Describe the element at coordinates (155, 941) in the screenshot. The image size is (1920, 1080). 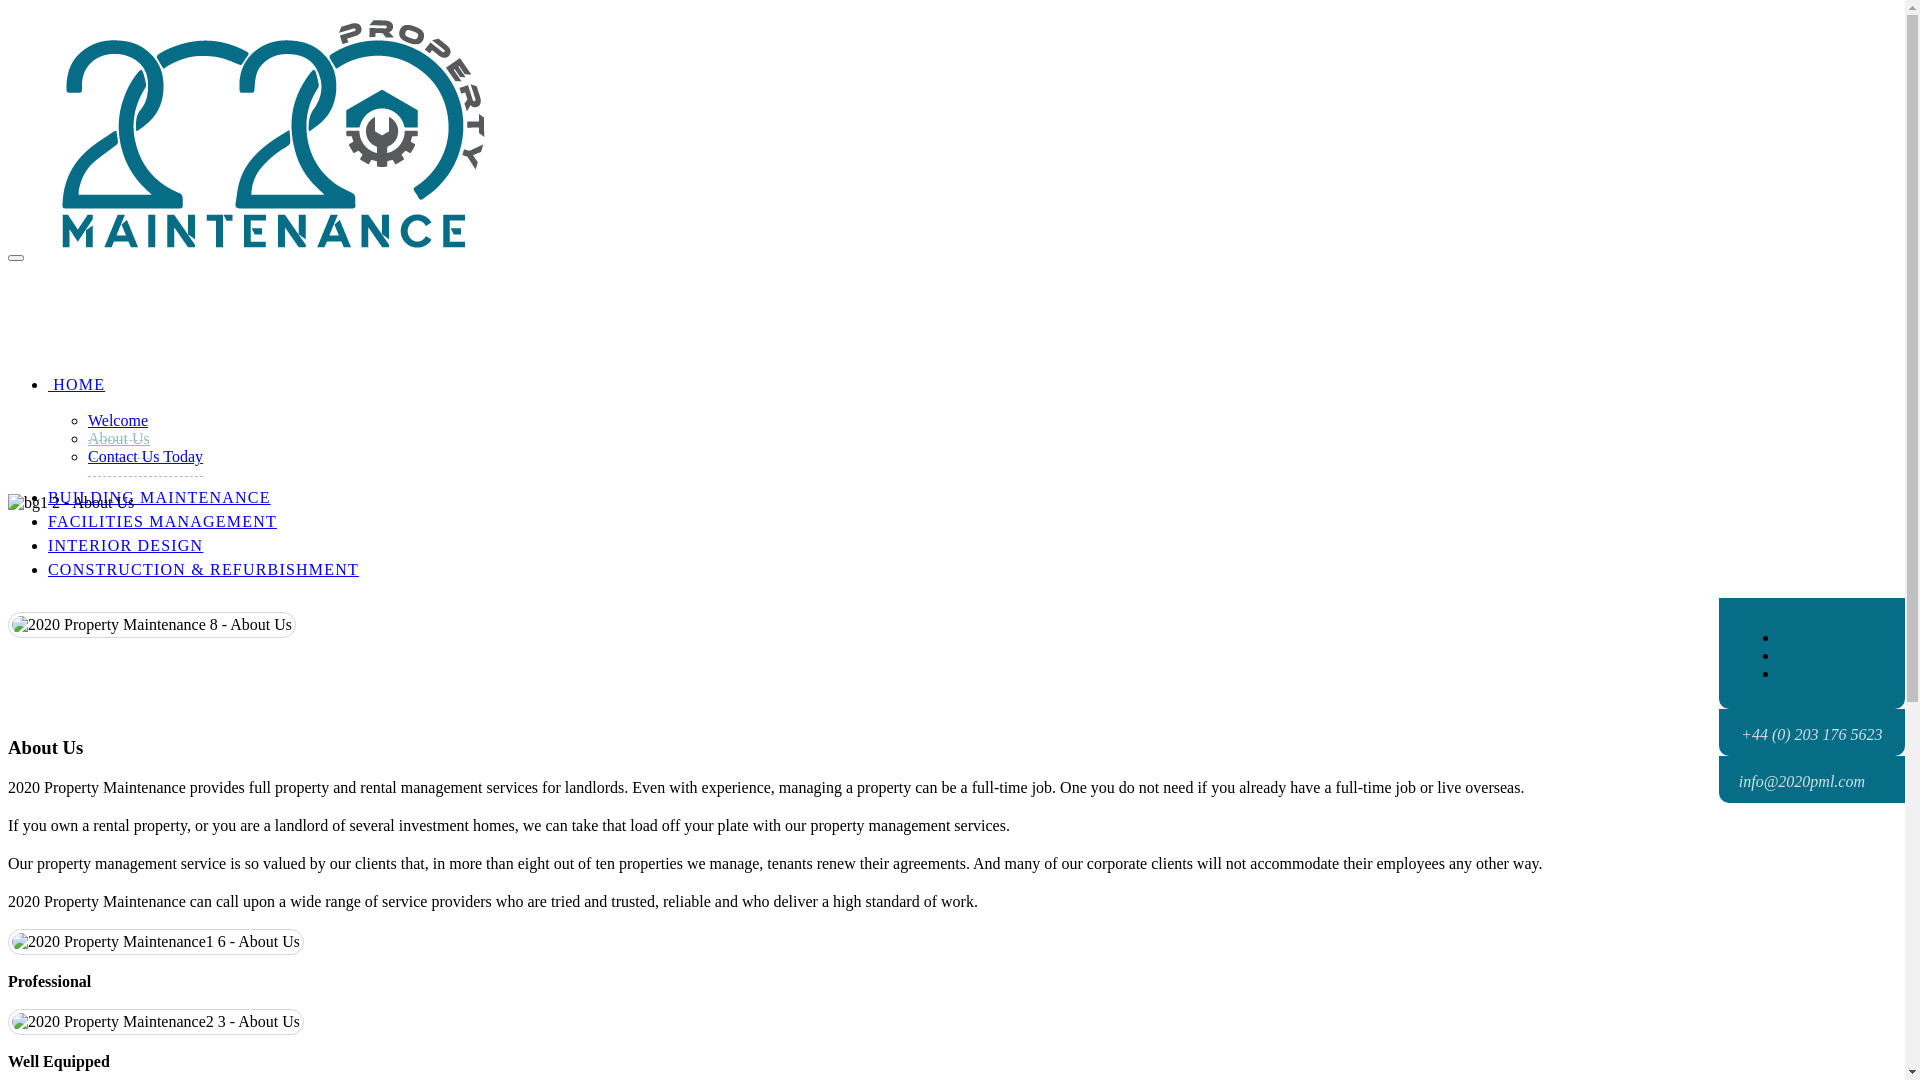
I see `'About Us'` at that location.